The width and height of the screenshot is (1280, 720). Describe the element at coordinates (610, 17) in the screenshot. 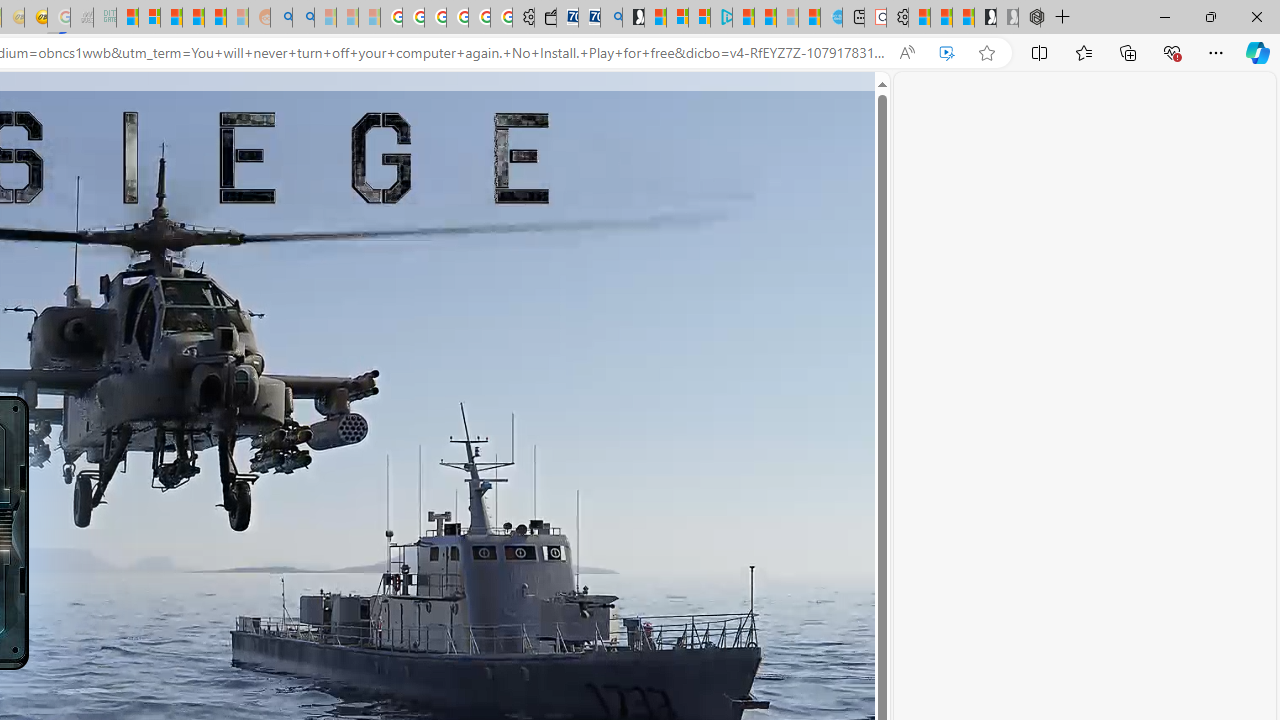

I see `'Bing Real Estate - Home sales and rental listings'` at that location.